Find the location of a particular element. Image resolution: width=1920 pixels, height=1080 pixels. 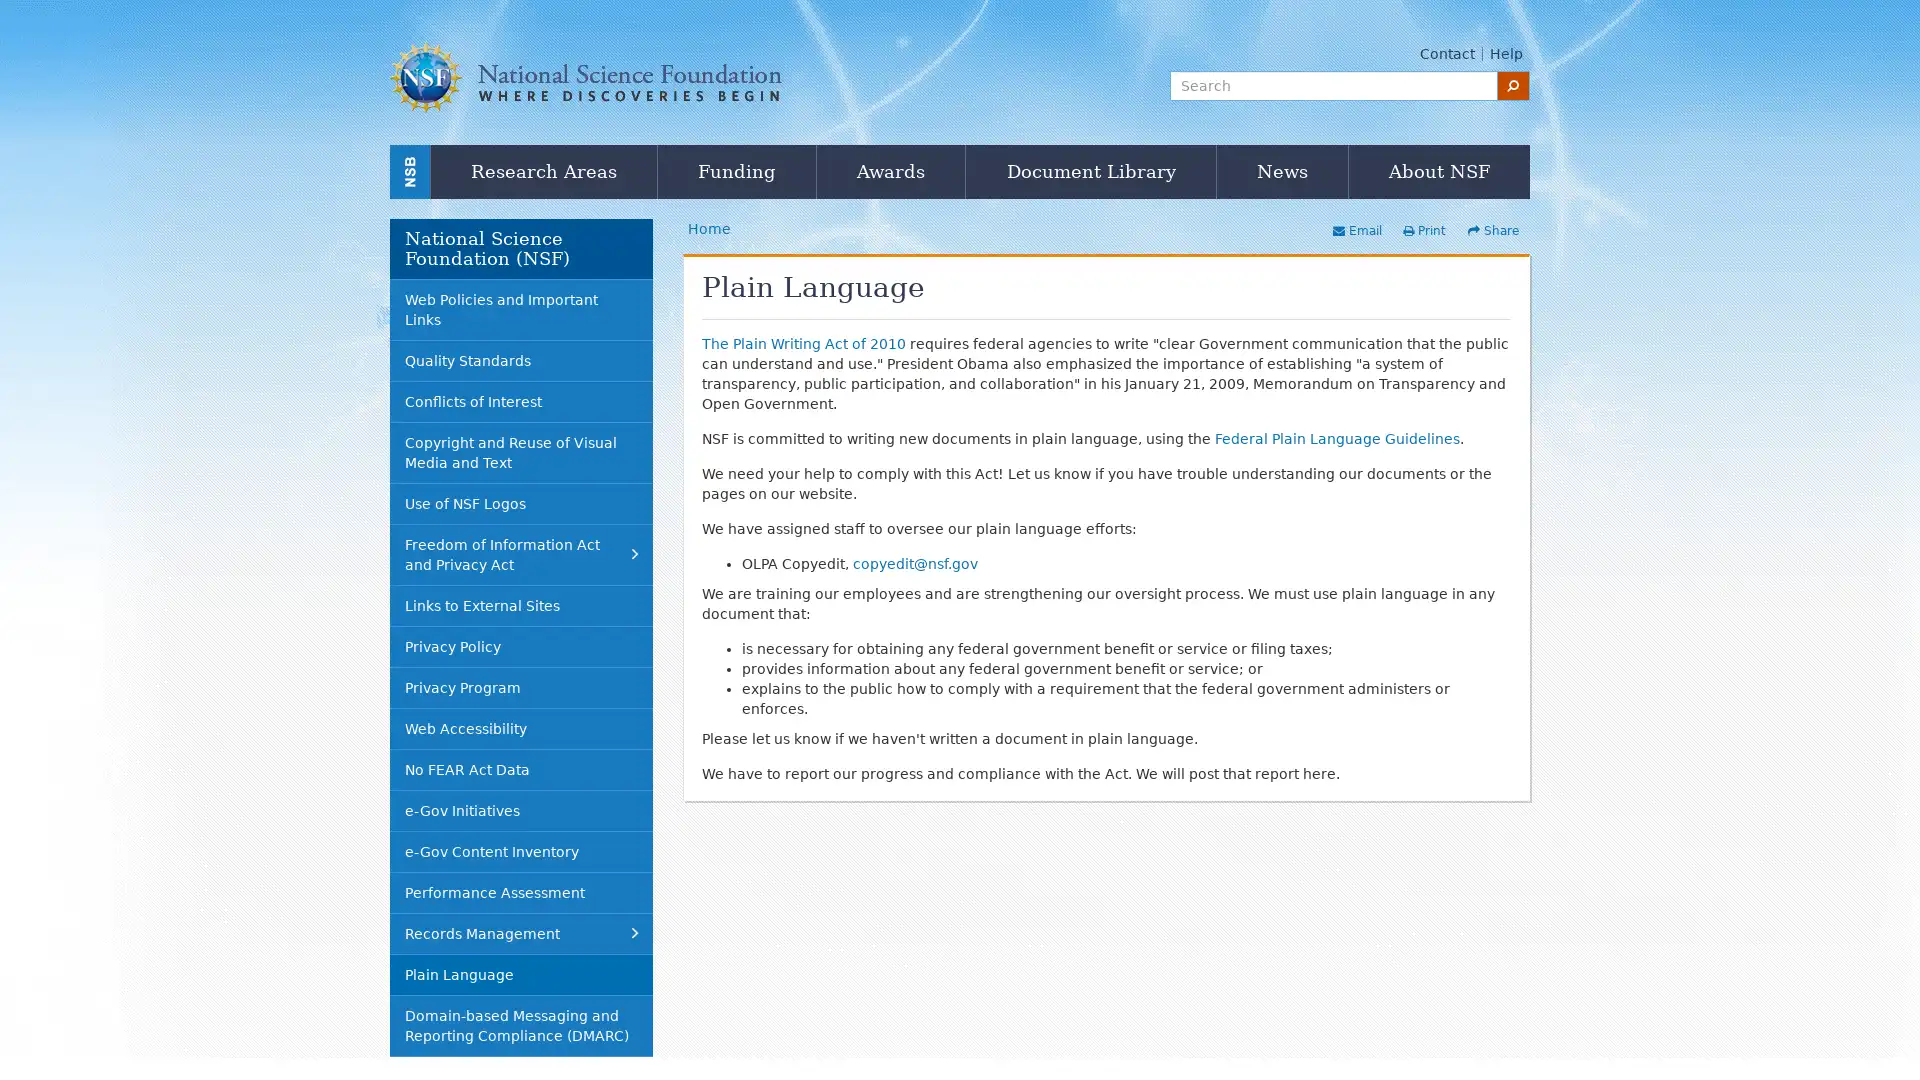

Print this page is located at coordinates (1422, 230).